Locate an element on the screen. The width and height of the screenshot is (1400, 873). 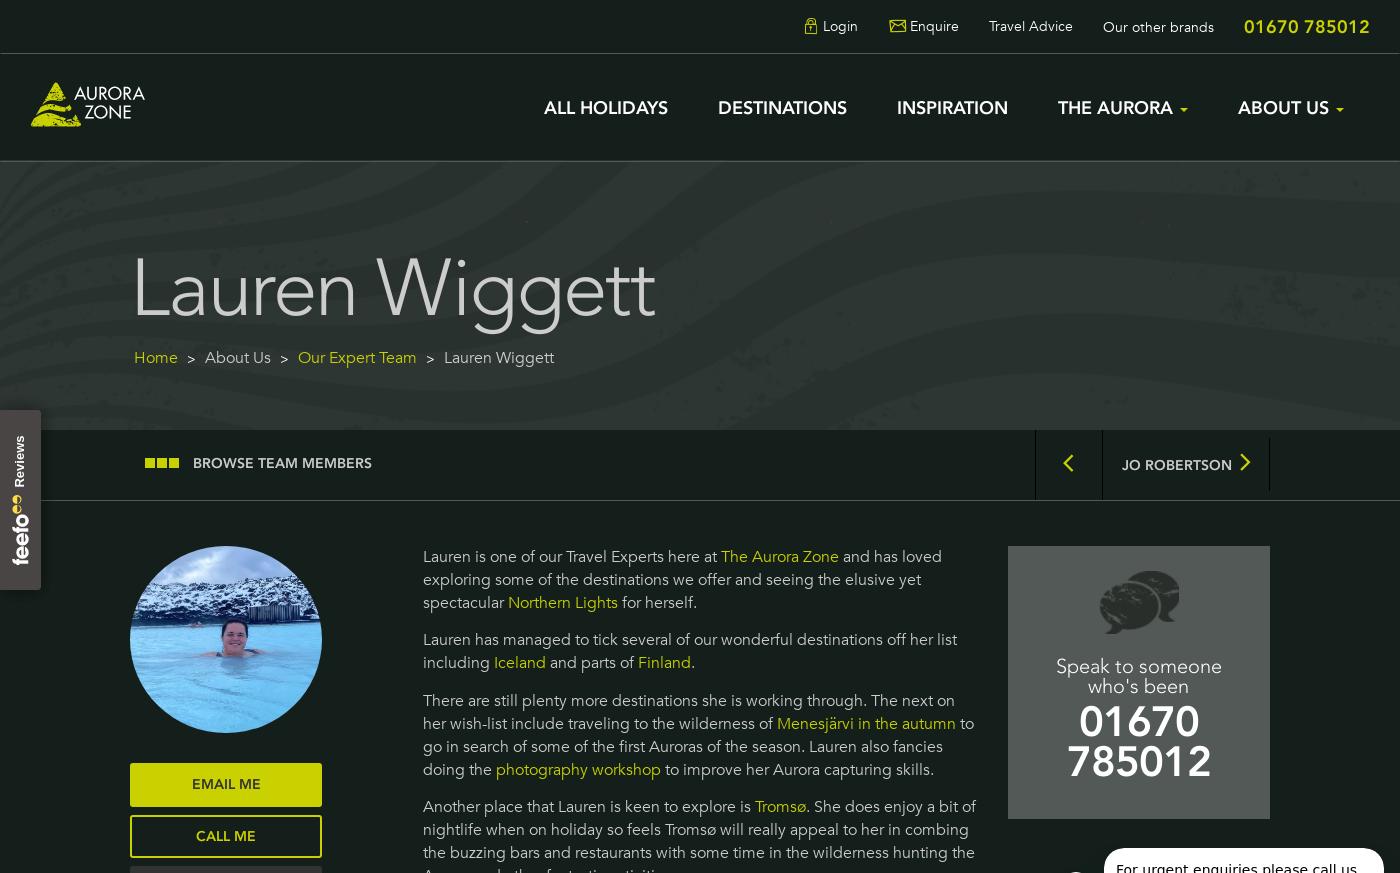
'to go in search of some of the first Auroras of the season. Lauren also fancies doing the' is located at coordinates (697, 744).